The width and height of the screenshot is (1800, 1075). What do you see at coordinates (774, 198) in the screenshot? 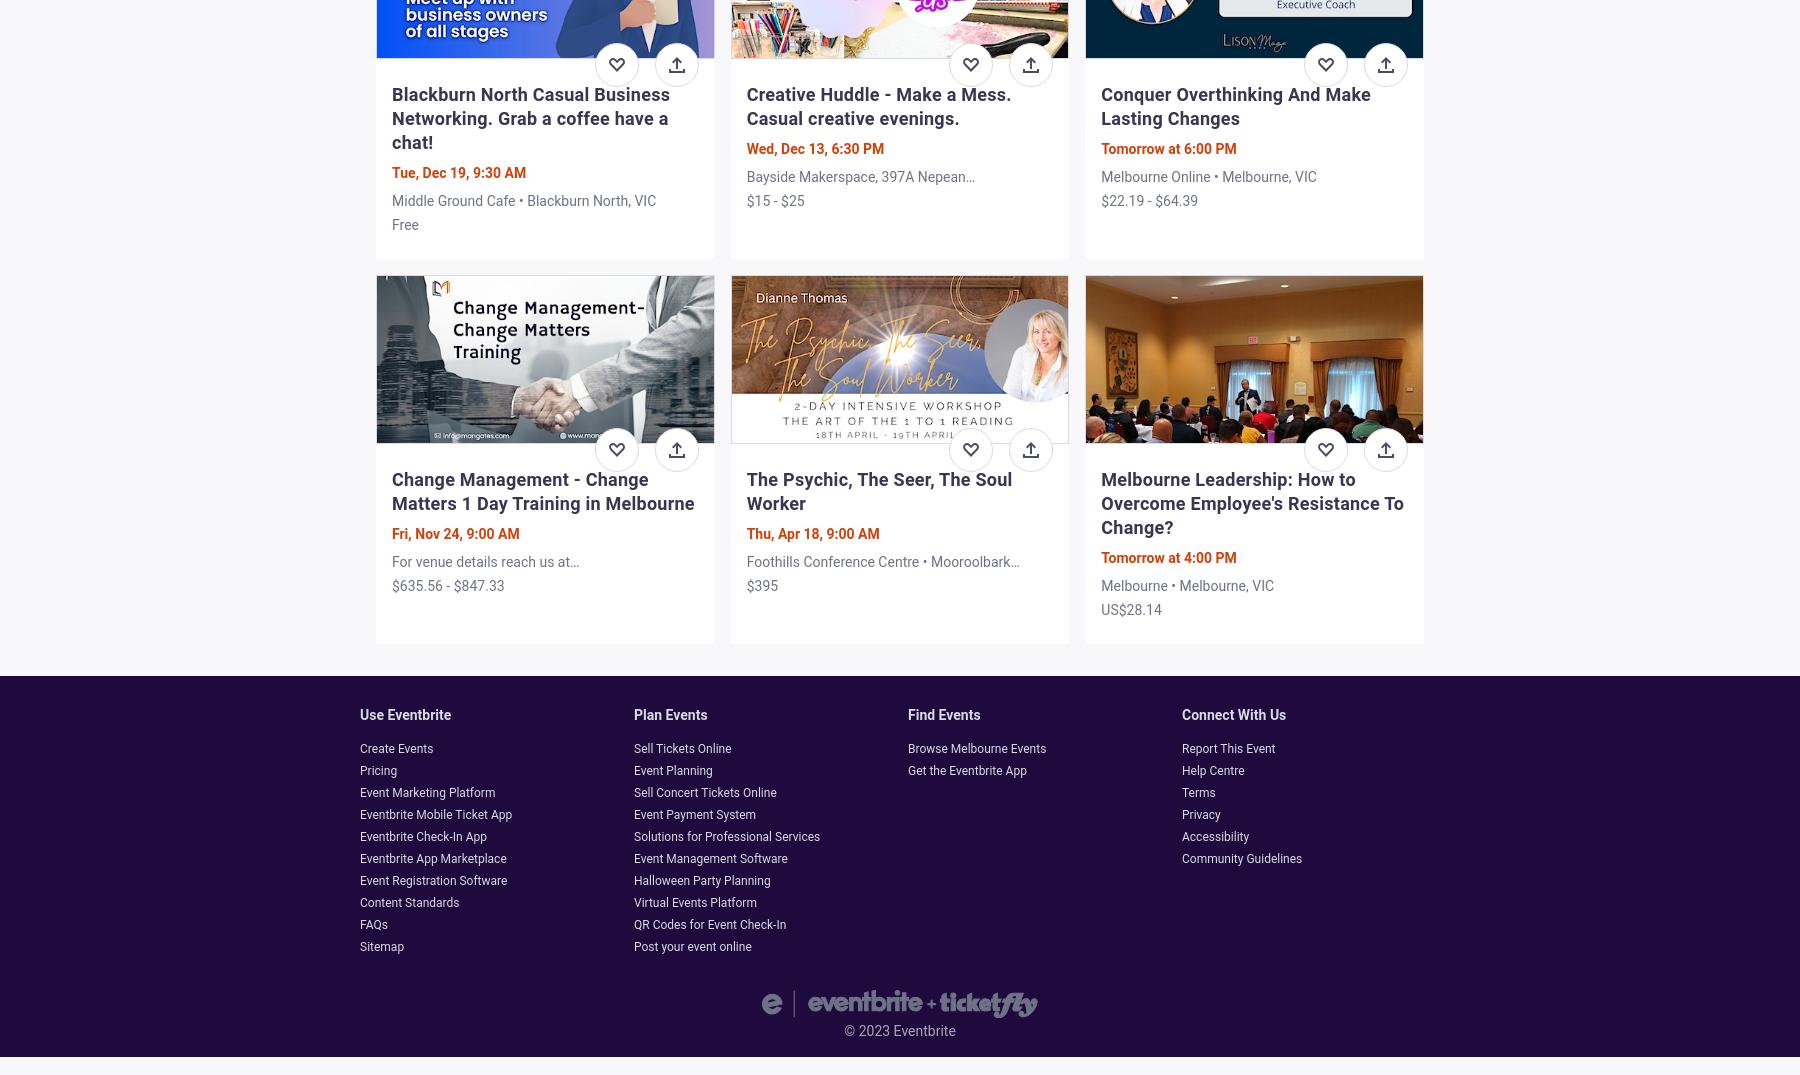
I see `'$15 - $25'` at bounding box center [774, 198].